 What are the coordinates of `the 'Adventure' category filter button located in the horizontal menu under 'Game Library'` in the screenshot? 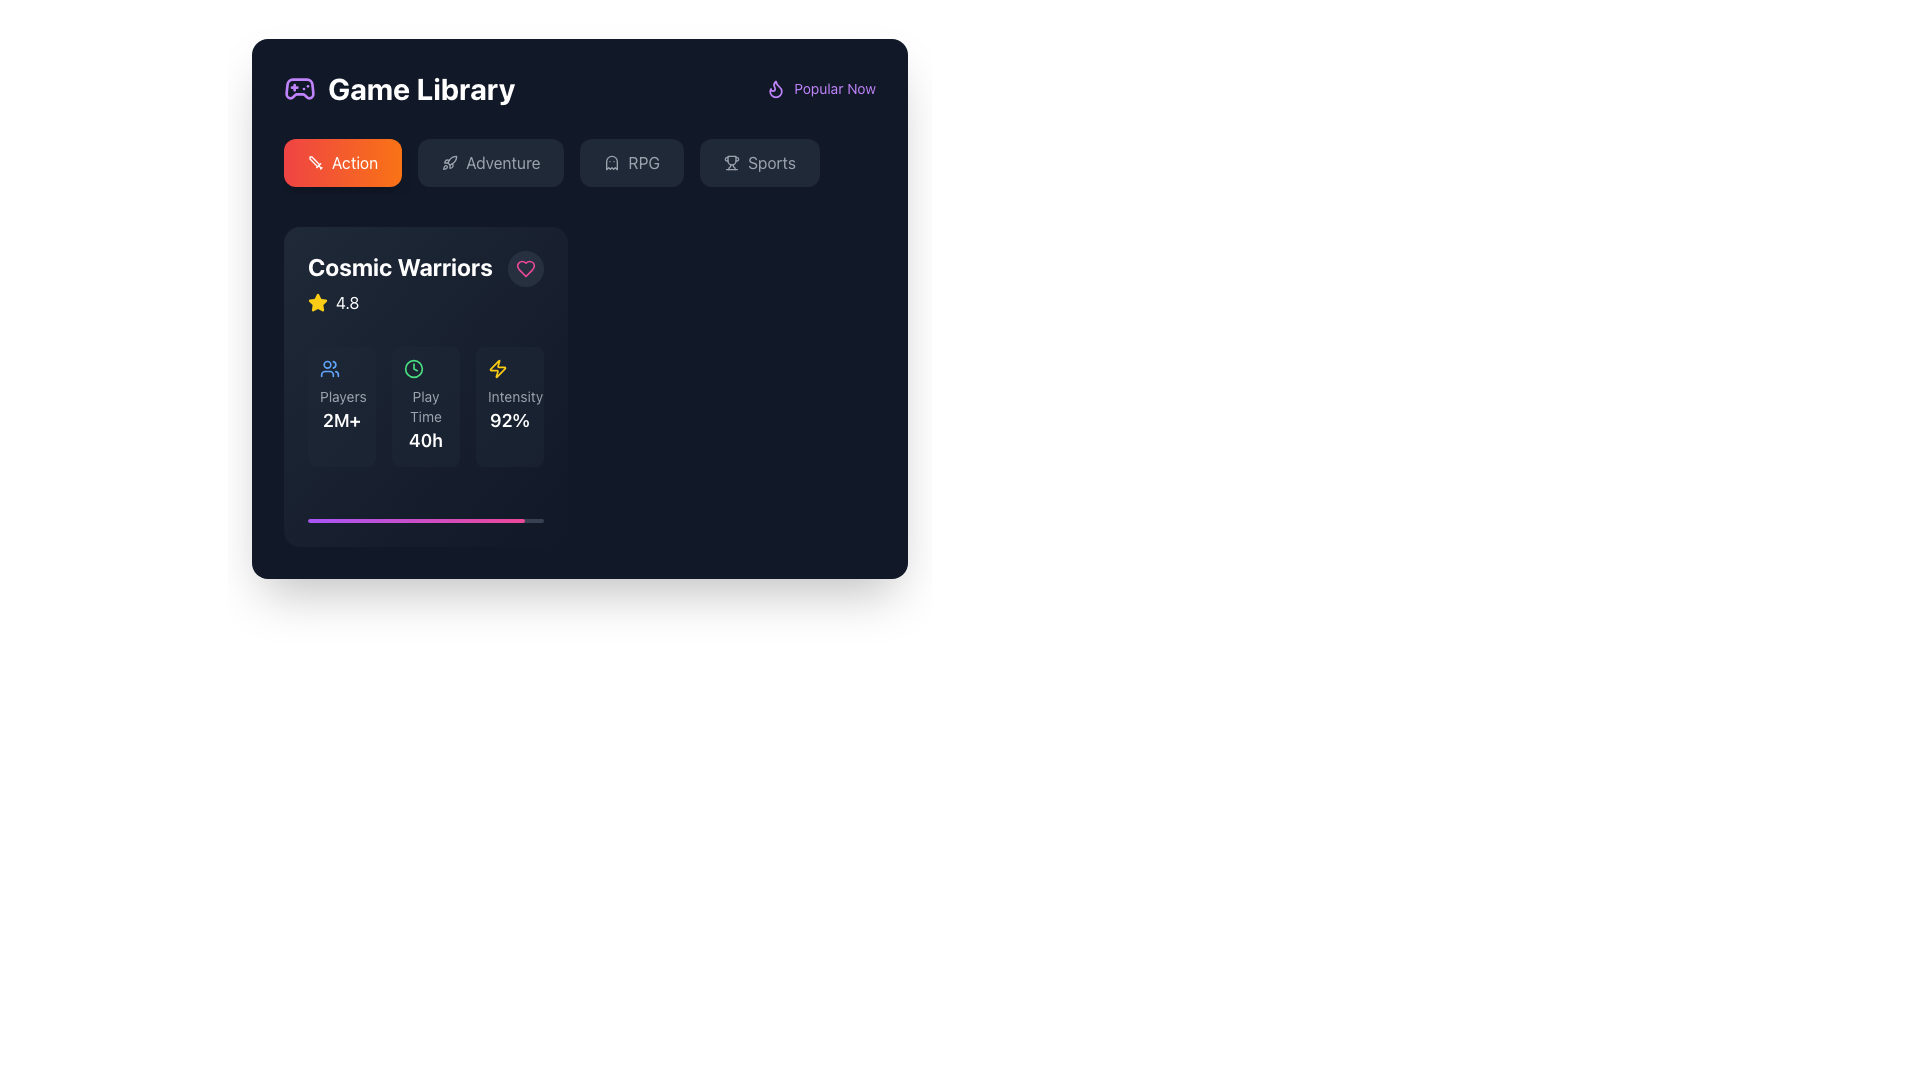 It's located at (491, 161).